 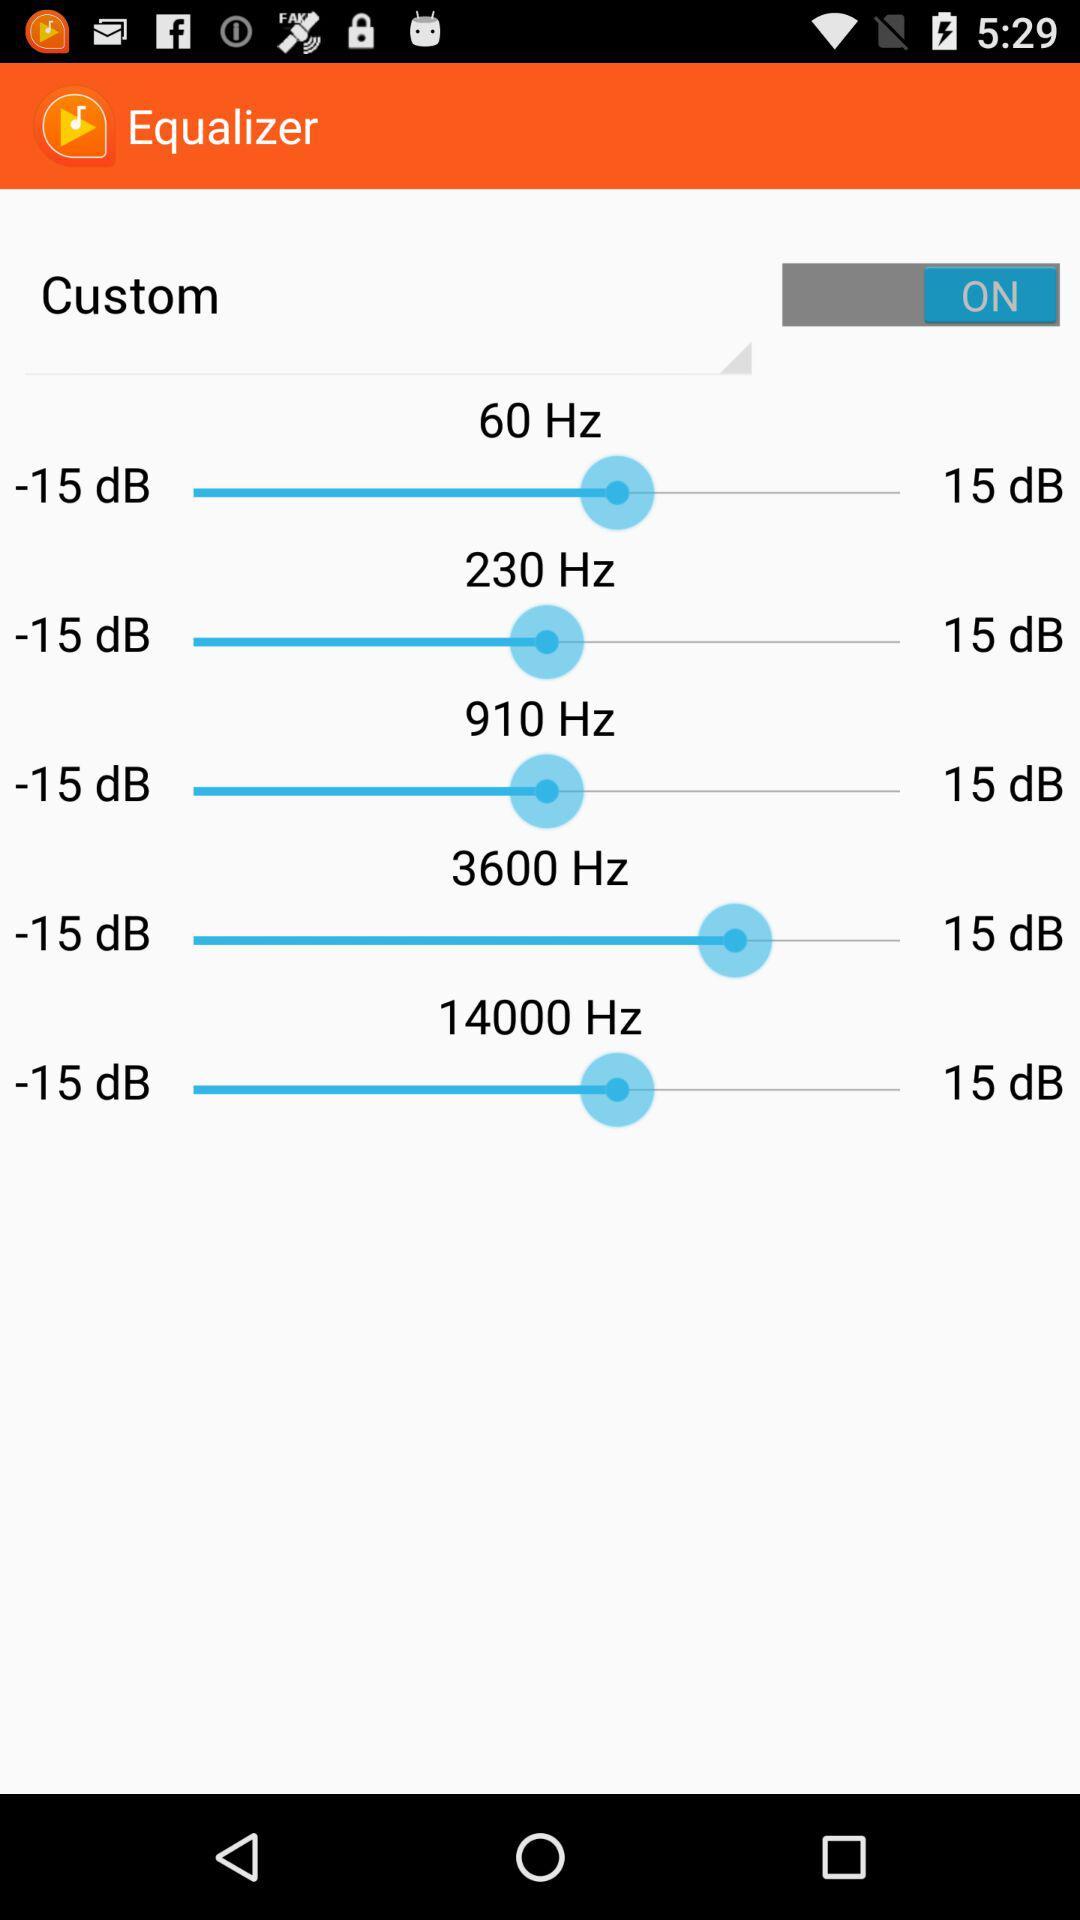 I want to click on the icon above 60 hz icon, so click(x=921, y=293).